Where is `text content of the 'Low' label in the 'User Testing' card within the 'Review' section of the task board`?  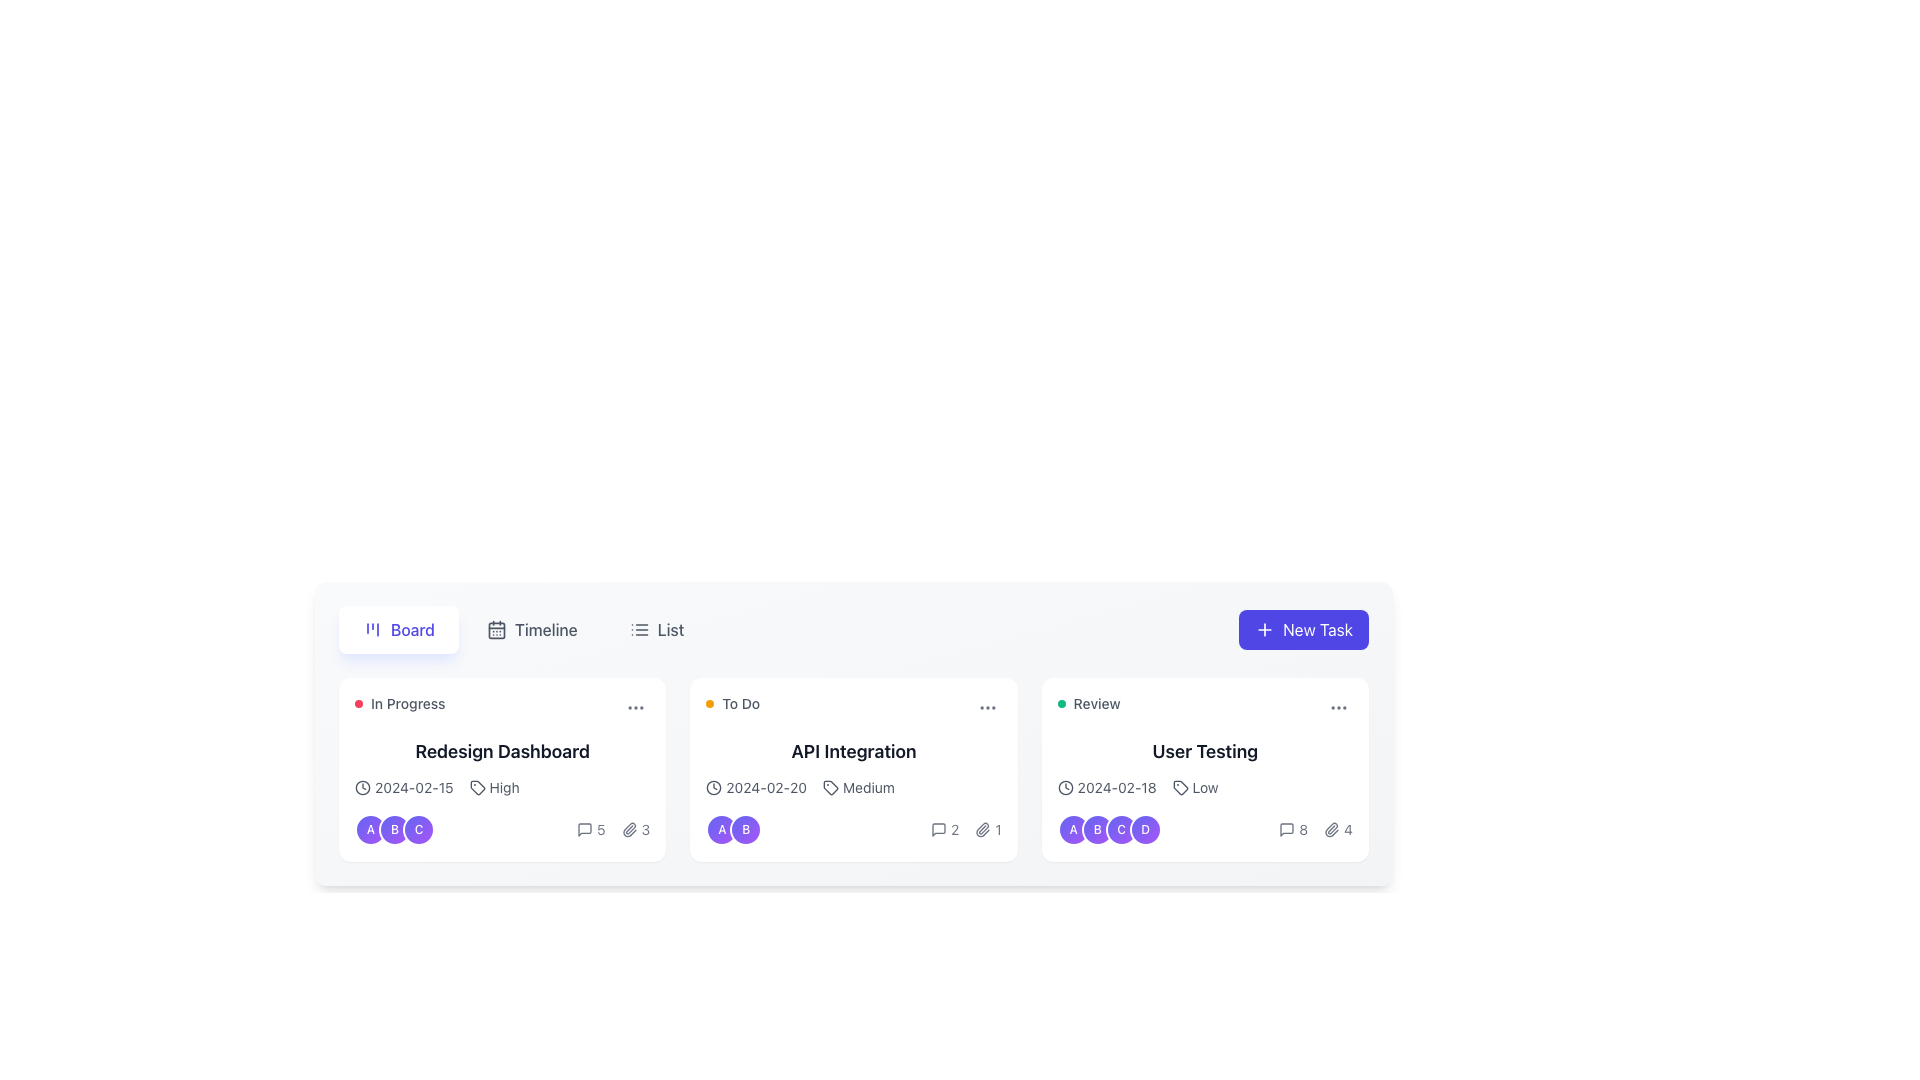 text content of the 'Low' label in the 'User Testing' card within the 'Review' section of the task board is located at coordinates (1204, 786).